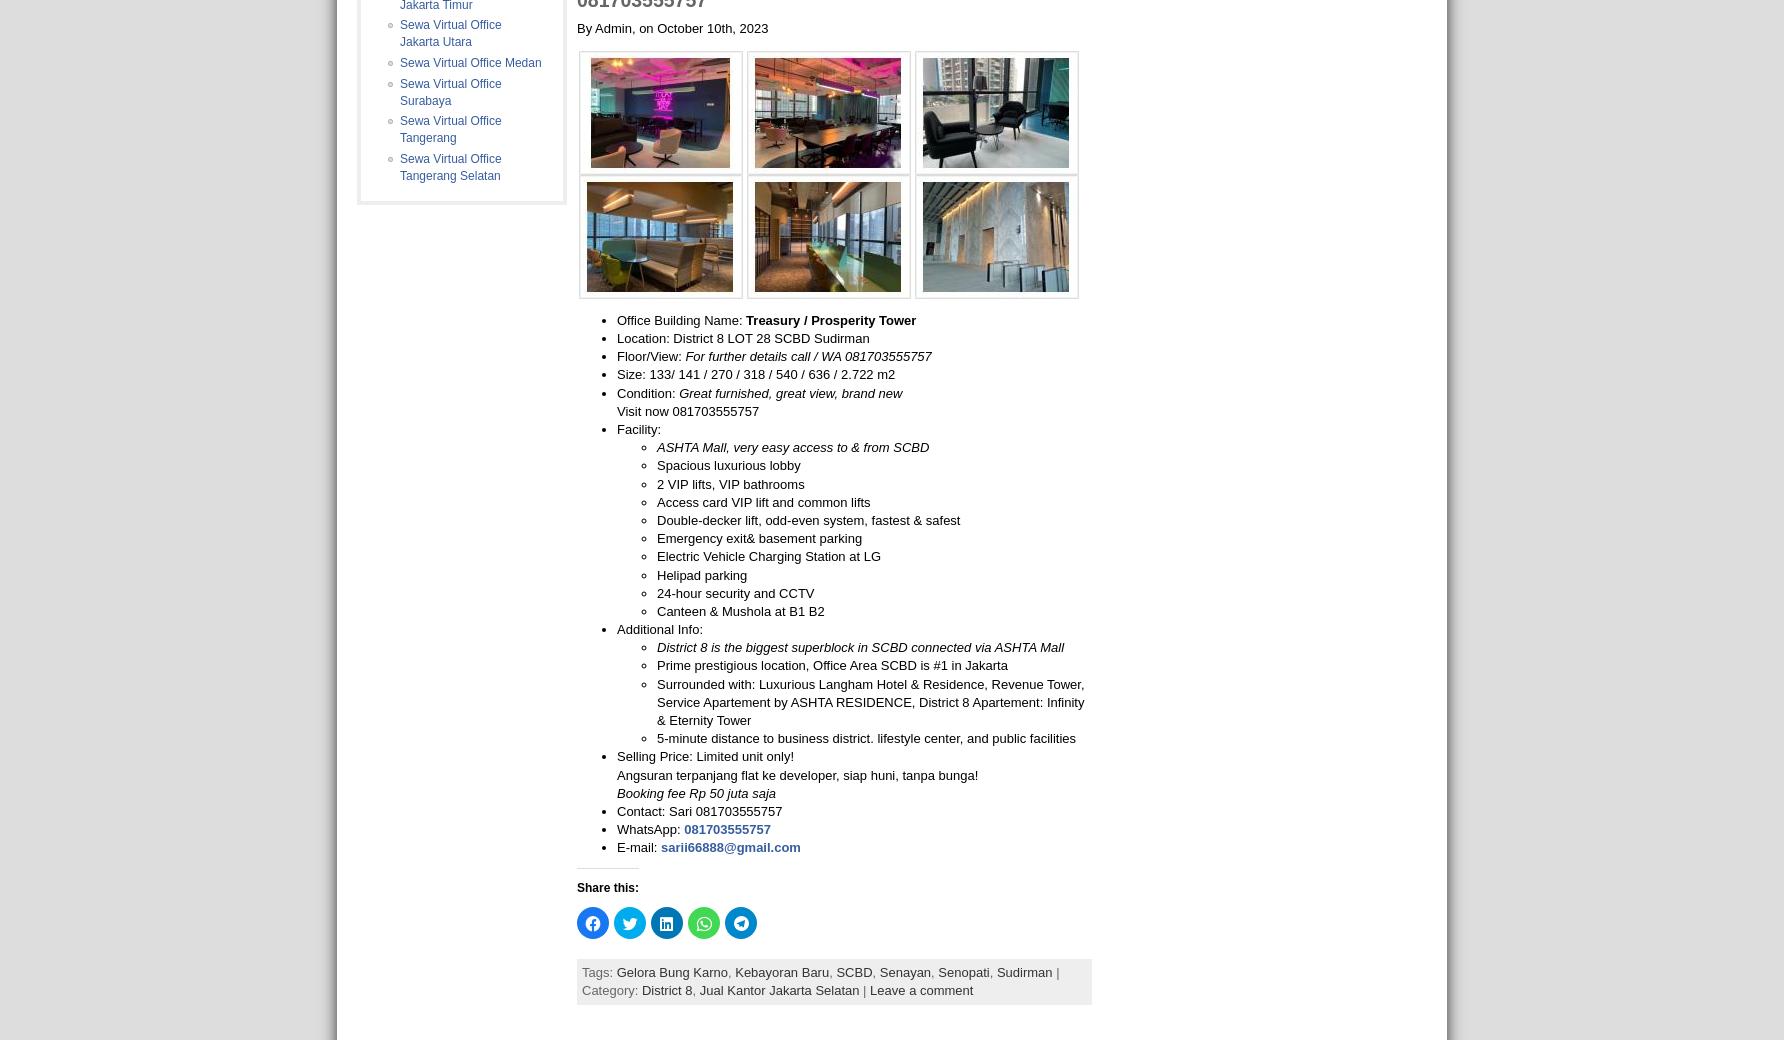 This screenshot has height=1040, width=1784. What do you see at coordinates (702, 573) in the screenshot?
I see `'Helipad parking'` at bounding box center [702, 573].